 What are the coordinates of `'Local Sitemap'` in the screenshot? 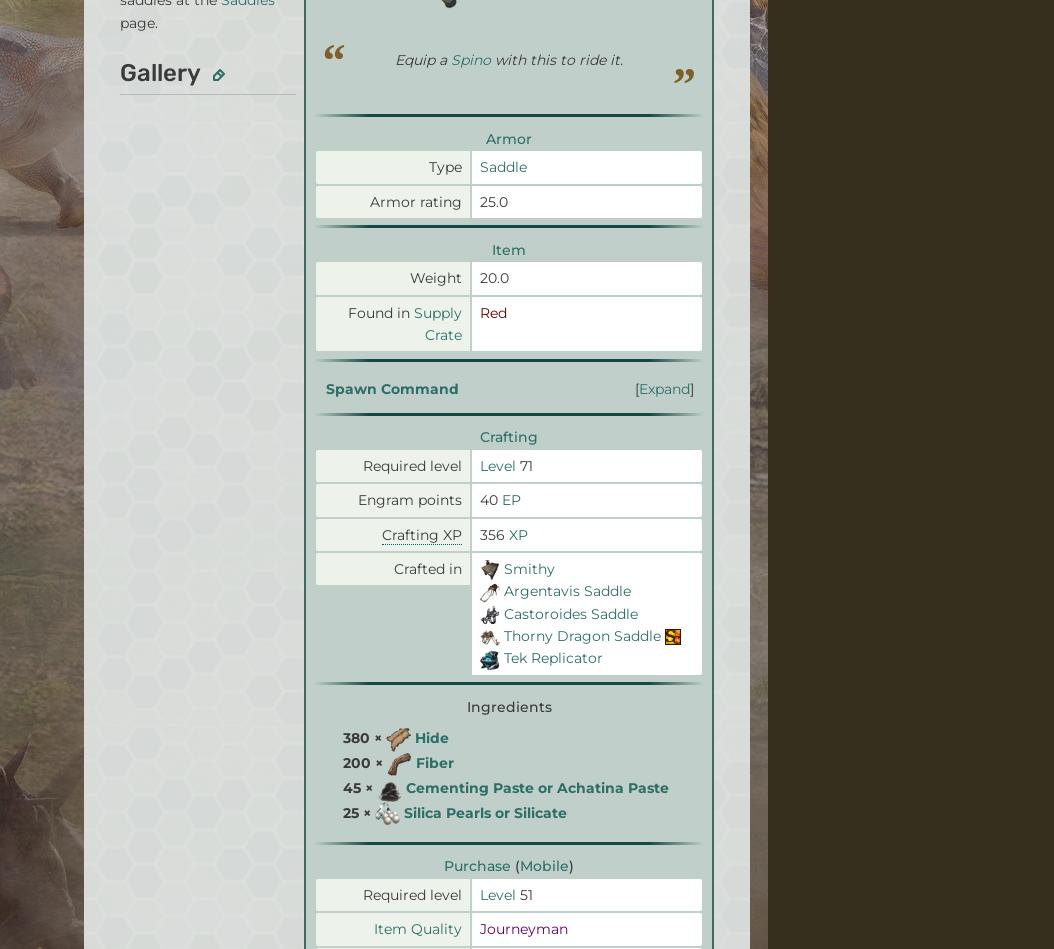 It's located at (476, 401).